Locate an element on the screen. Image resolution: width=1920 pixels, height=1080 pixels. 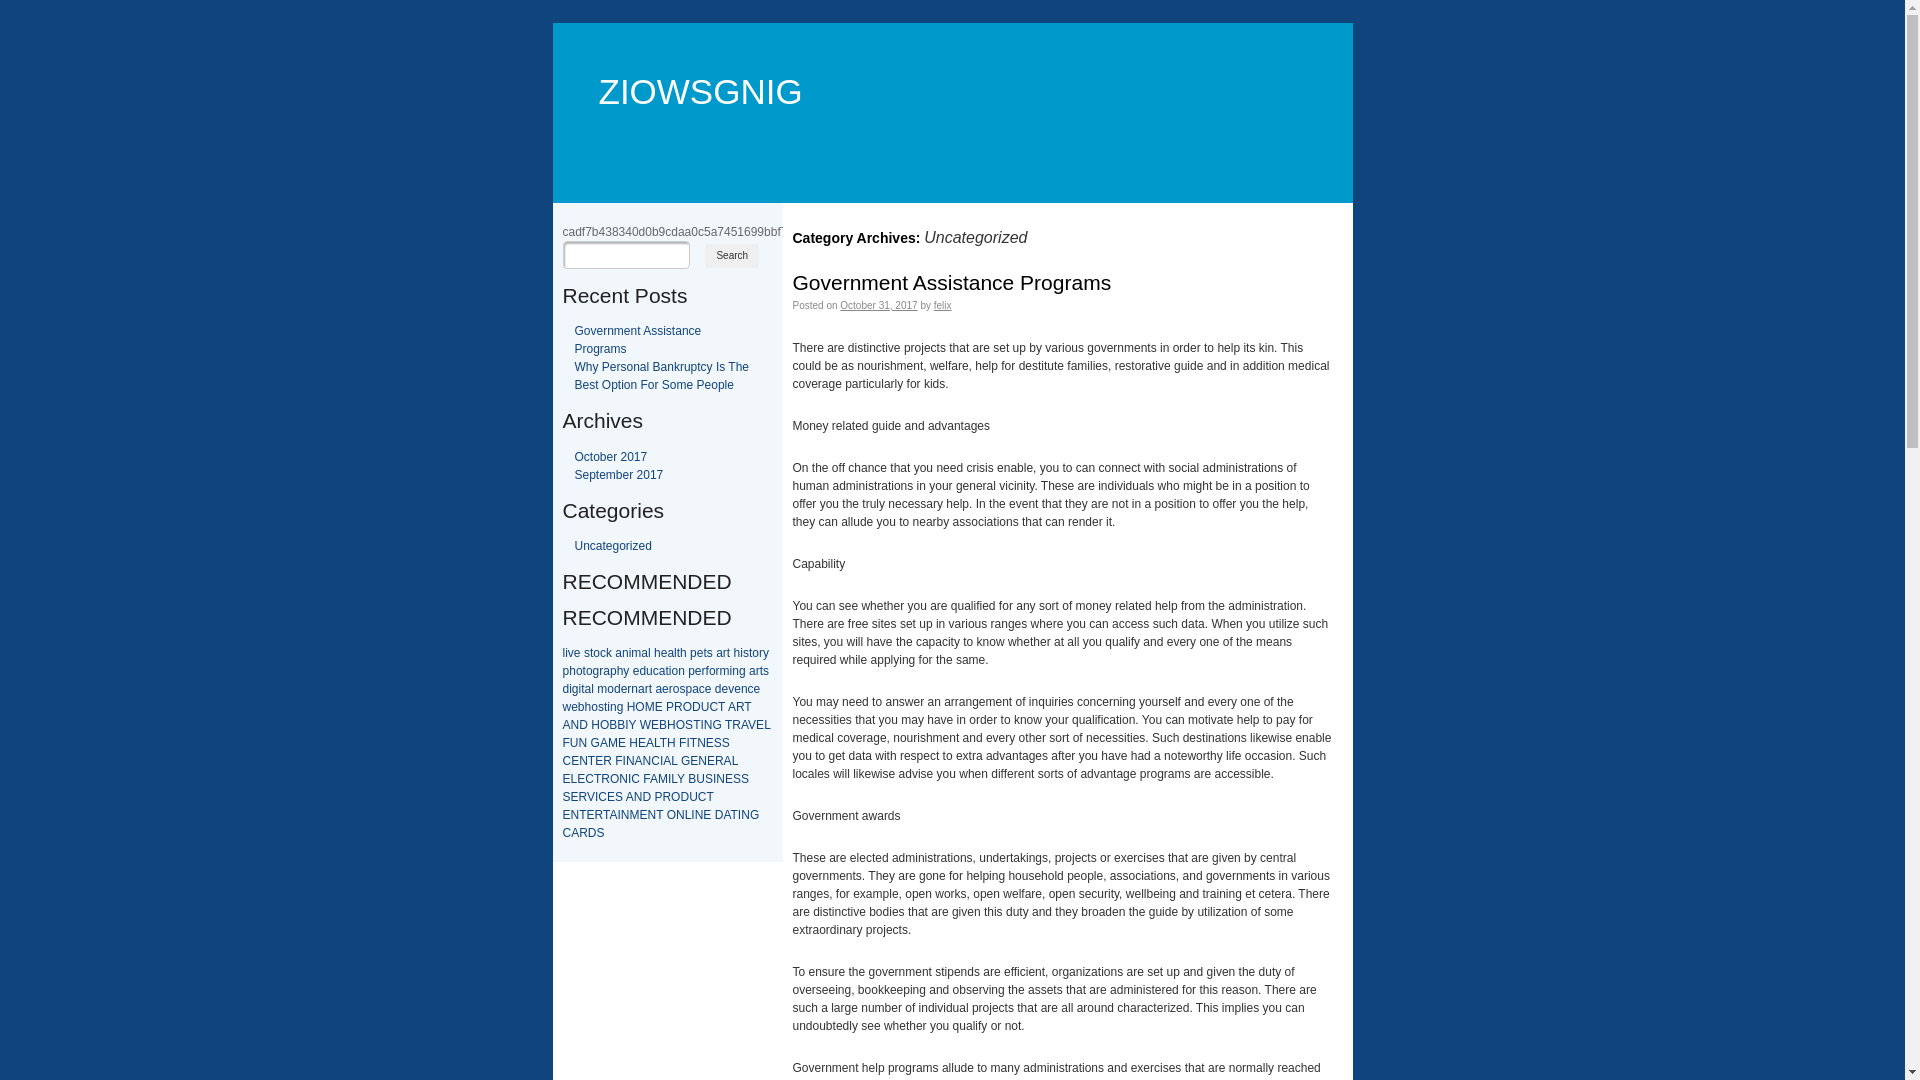
'a' is located at coordinates (658, 688).